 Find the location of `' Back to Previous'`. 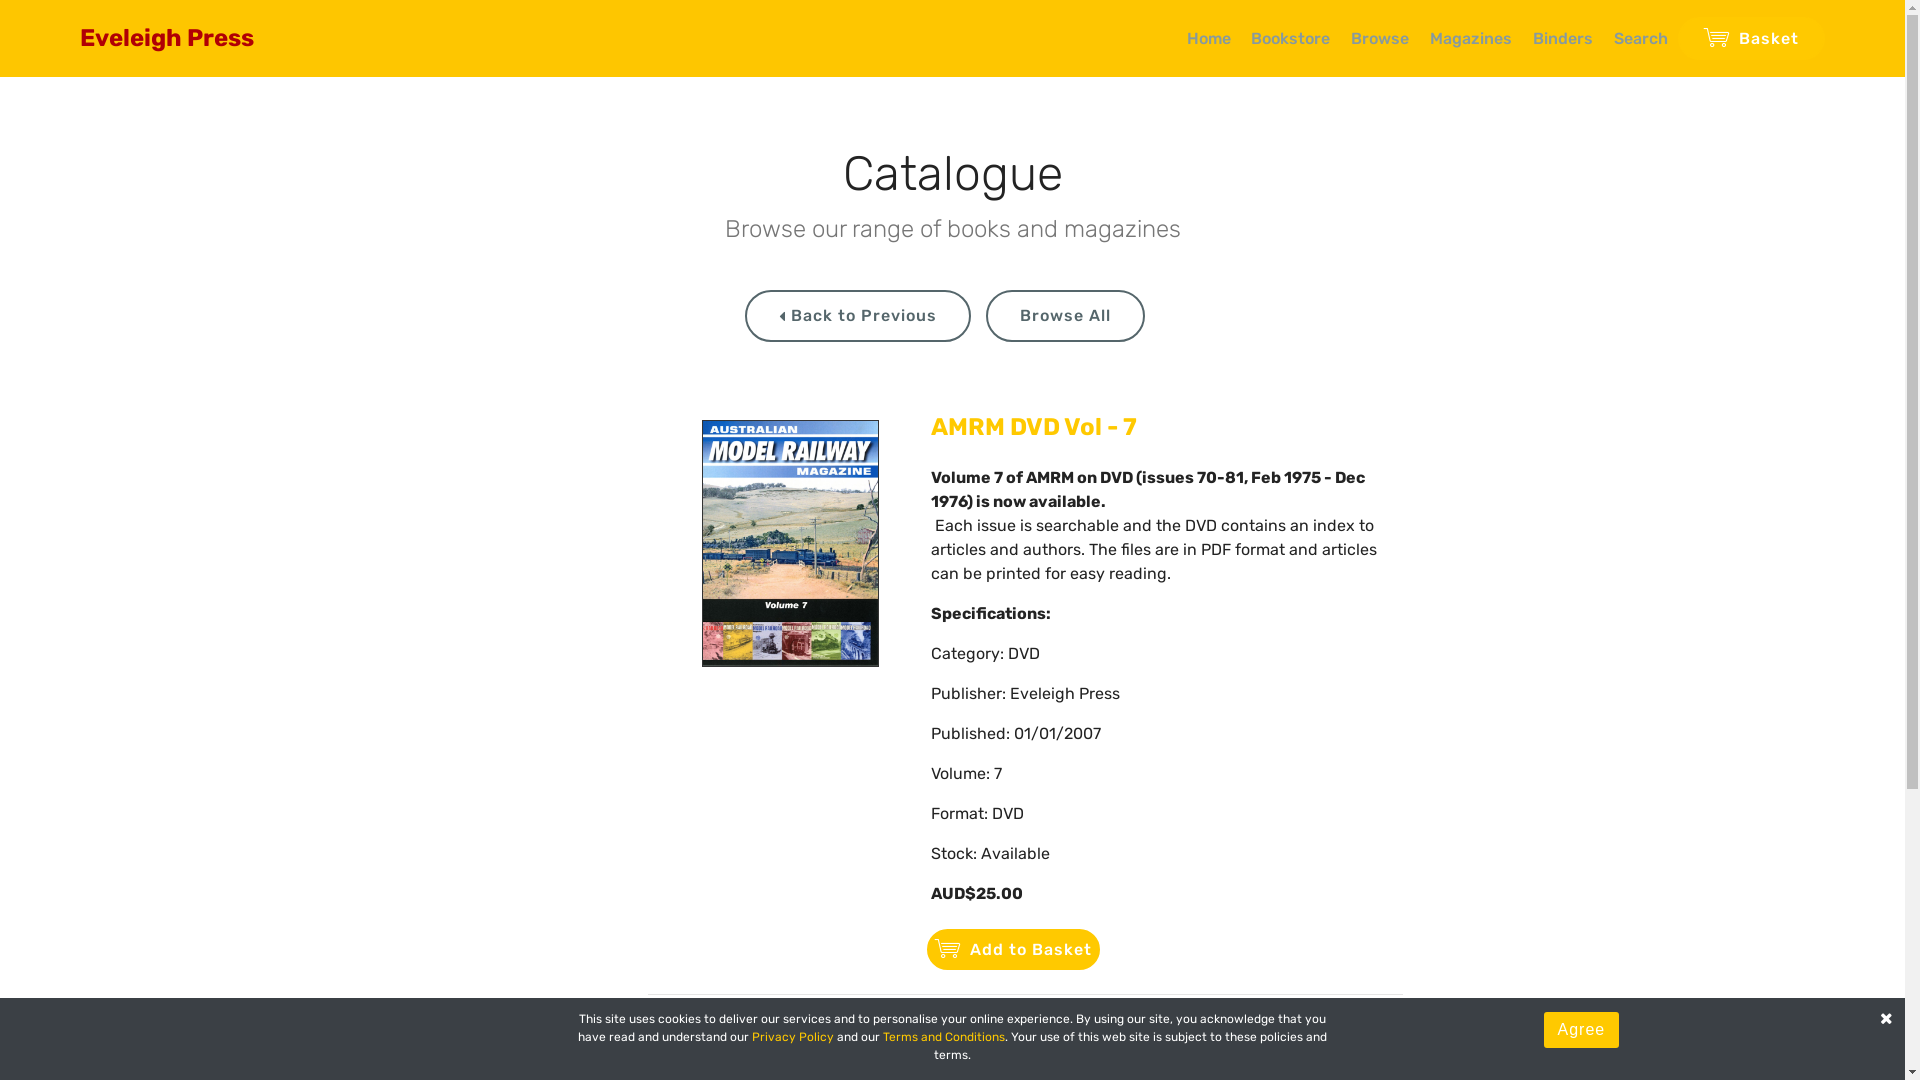

' Back to Previous' is located at coordinates (858, 315).